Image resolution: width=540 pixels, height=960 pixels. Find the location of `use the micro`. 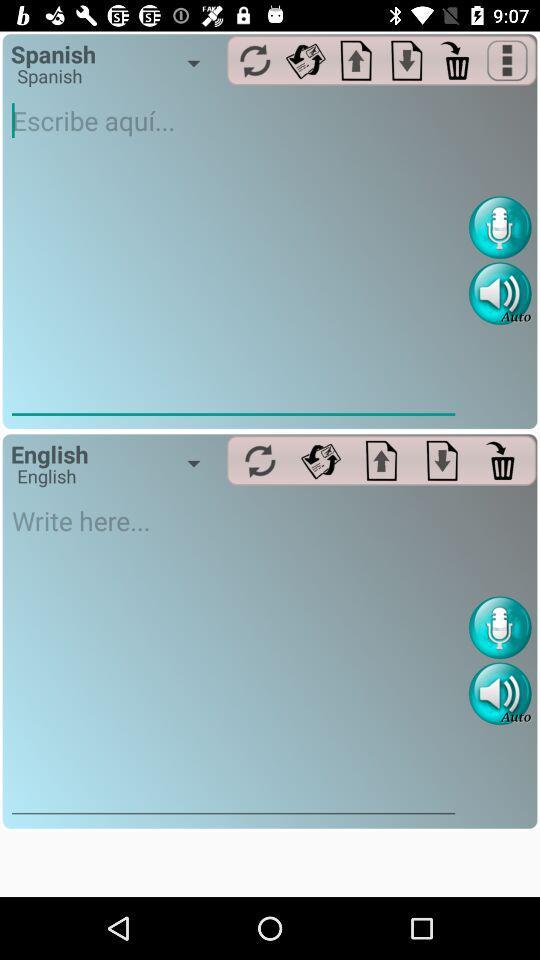

use the micro is located at coordinates (499, 227).